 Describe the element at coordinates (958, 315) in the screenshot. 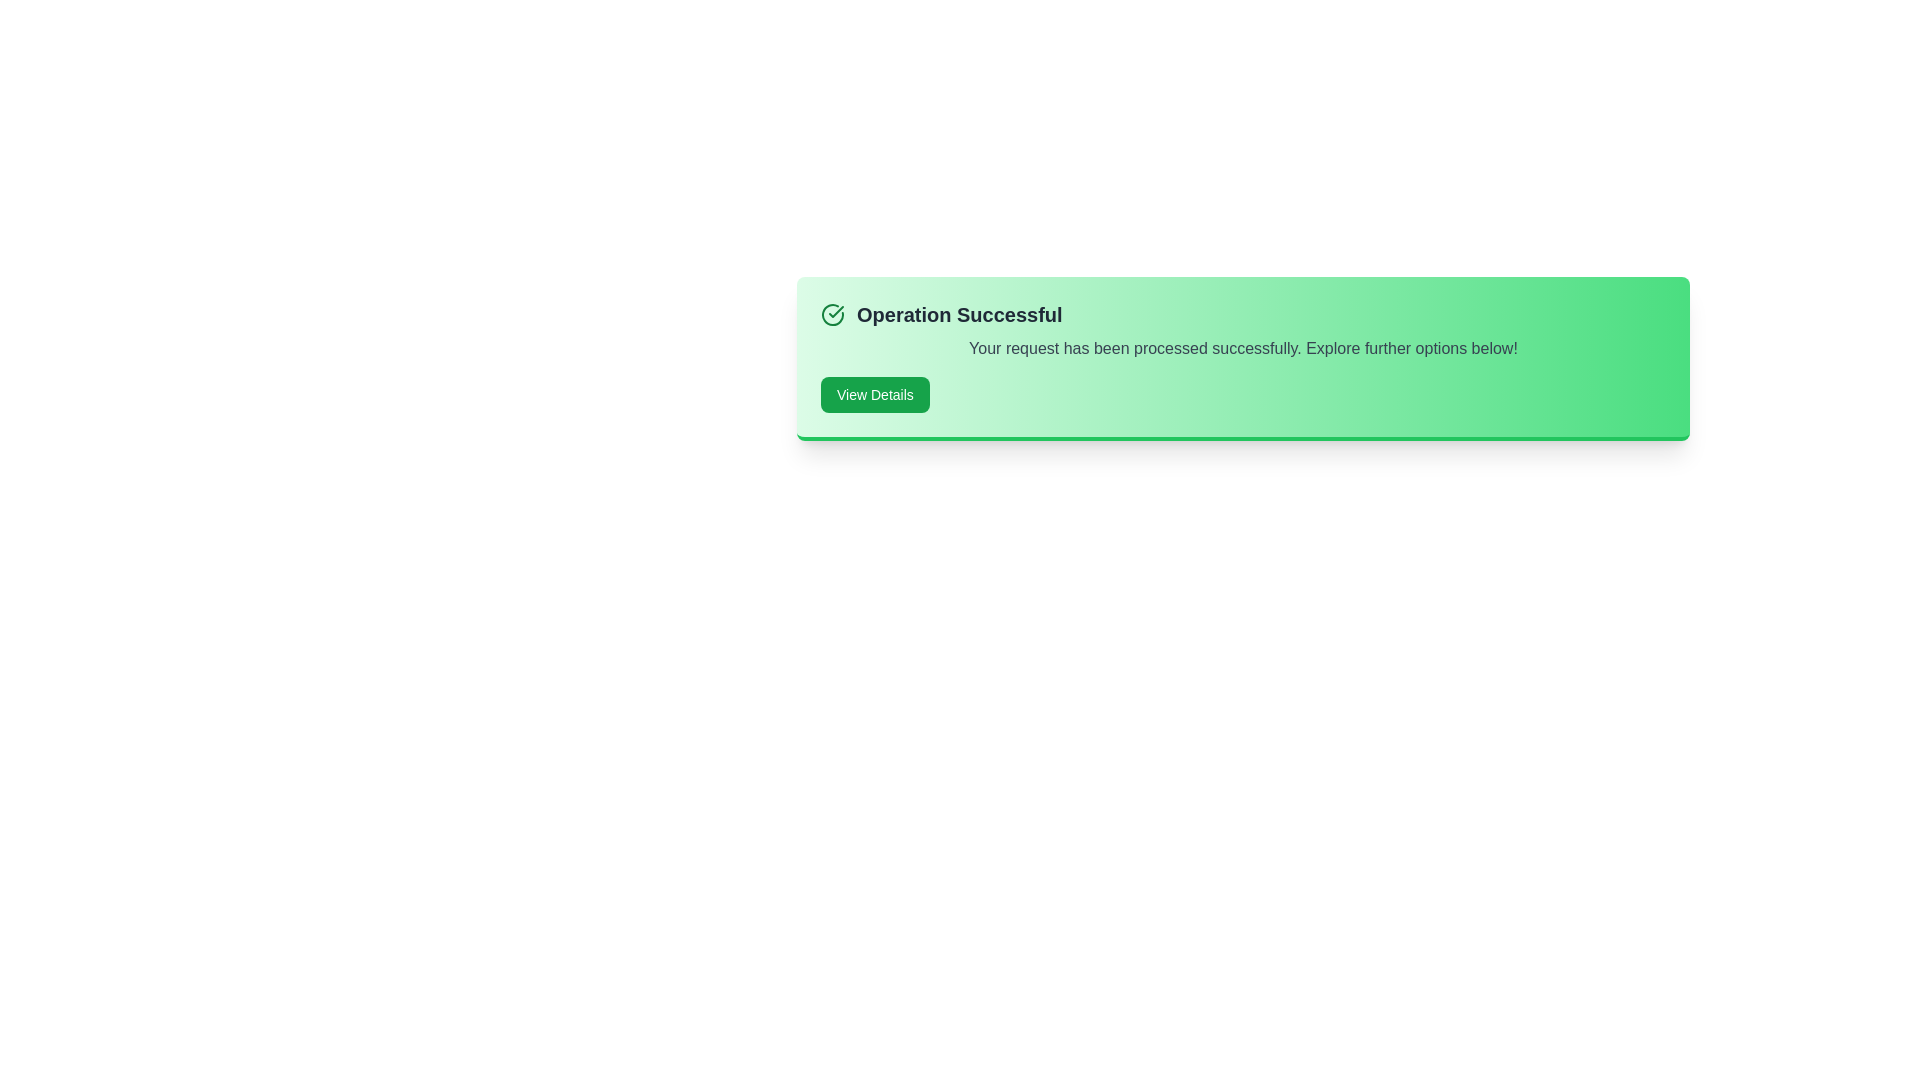

I see `the text 'Operation Successful' in the alert title` at that location.